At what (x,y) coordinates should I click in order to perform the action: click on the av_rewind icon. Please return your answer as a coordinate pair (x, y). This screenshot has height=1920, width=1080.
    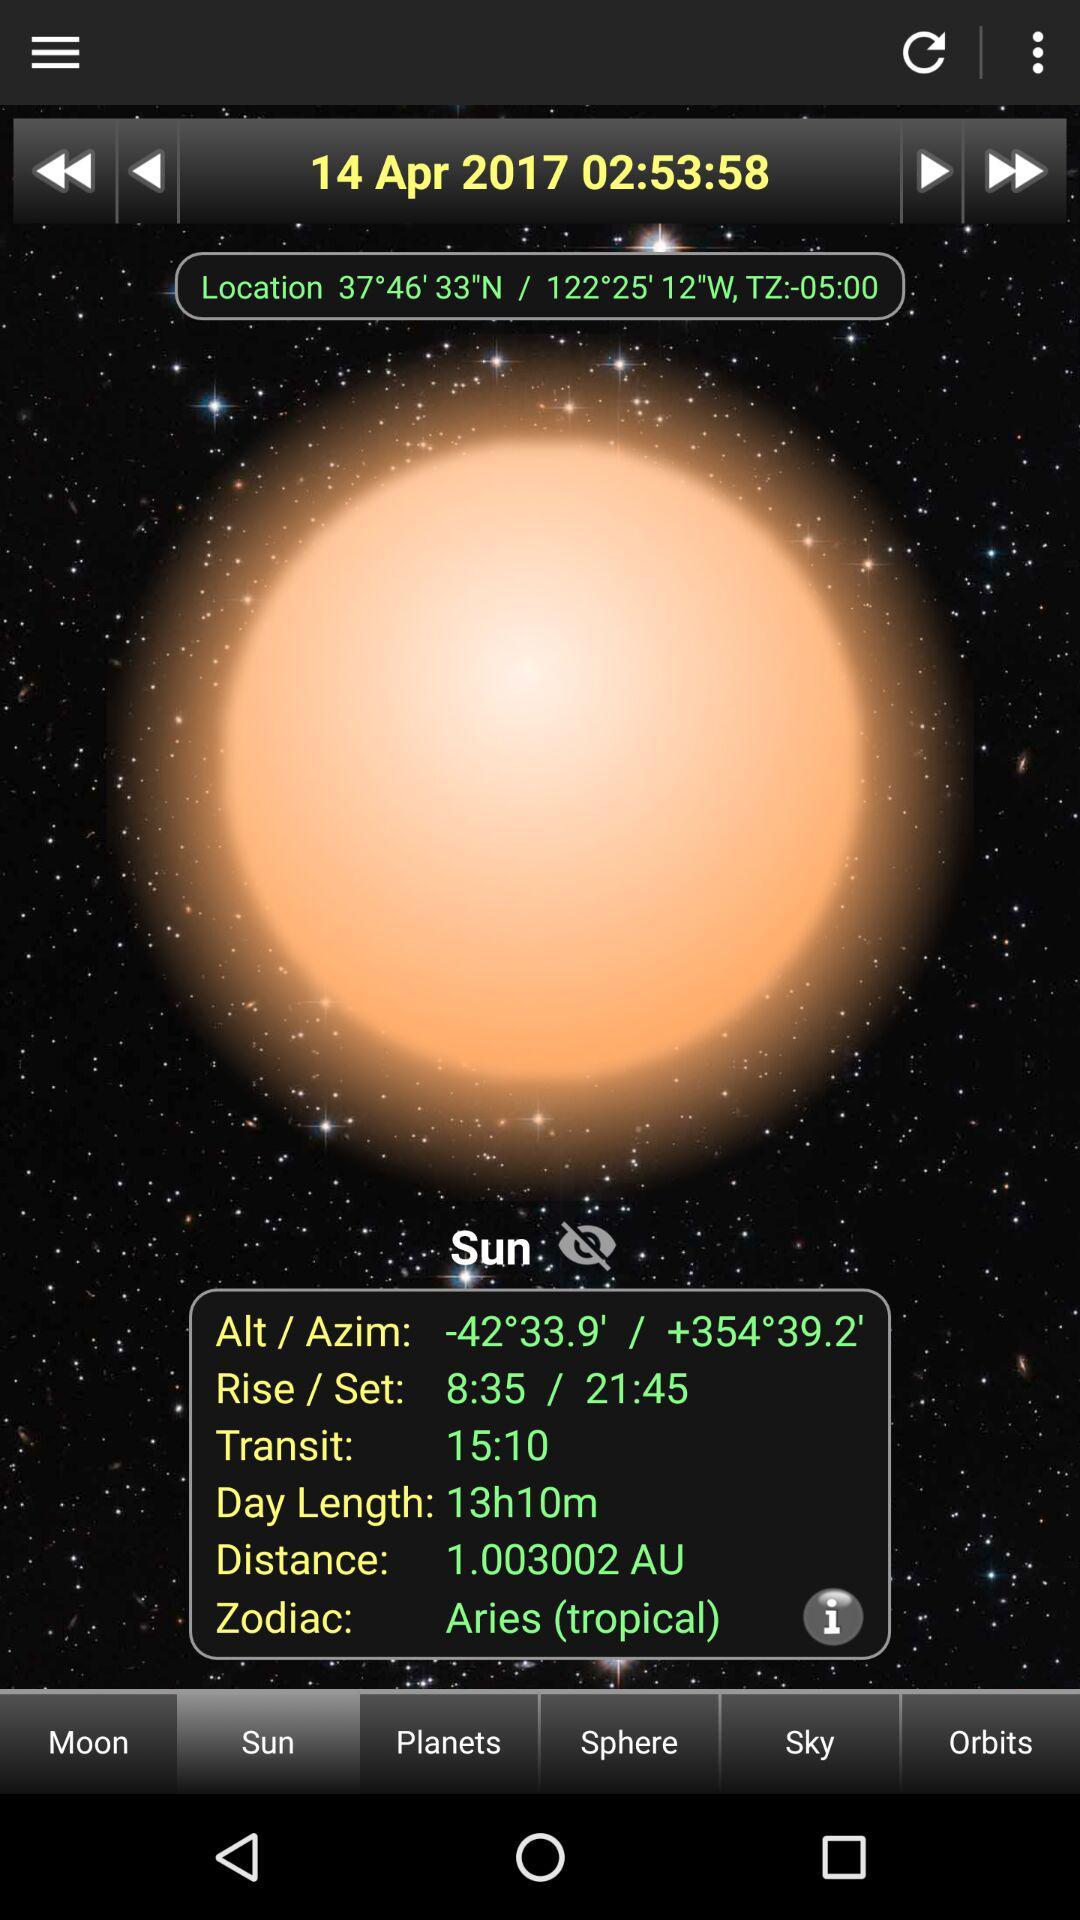
    Looking at the image, I should click on (63, 171).